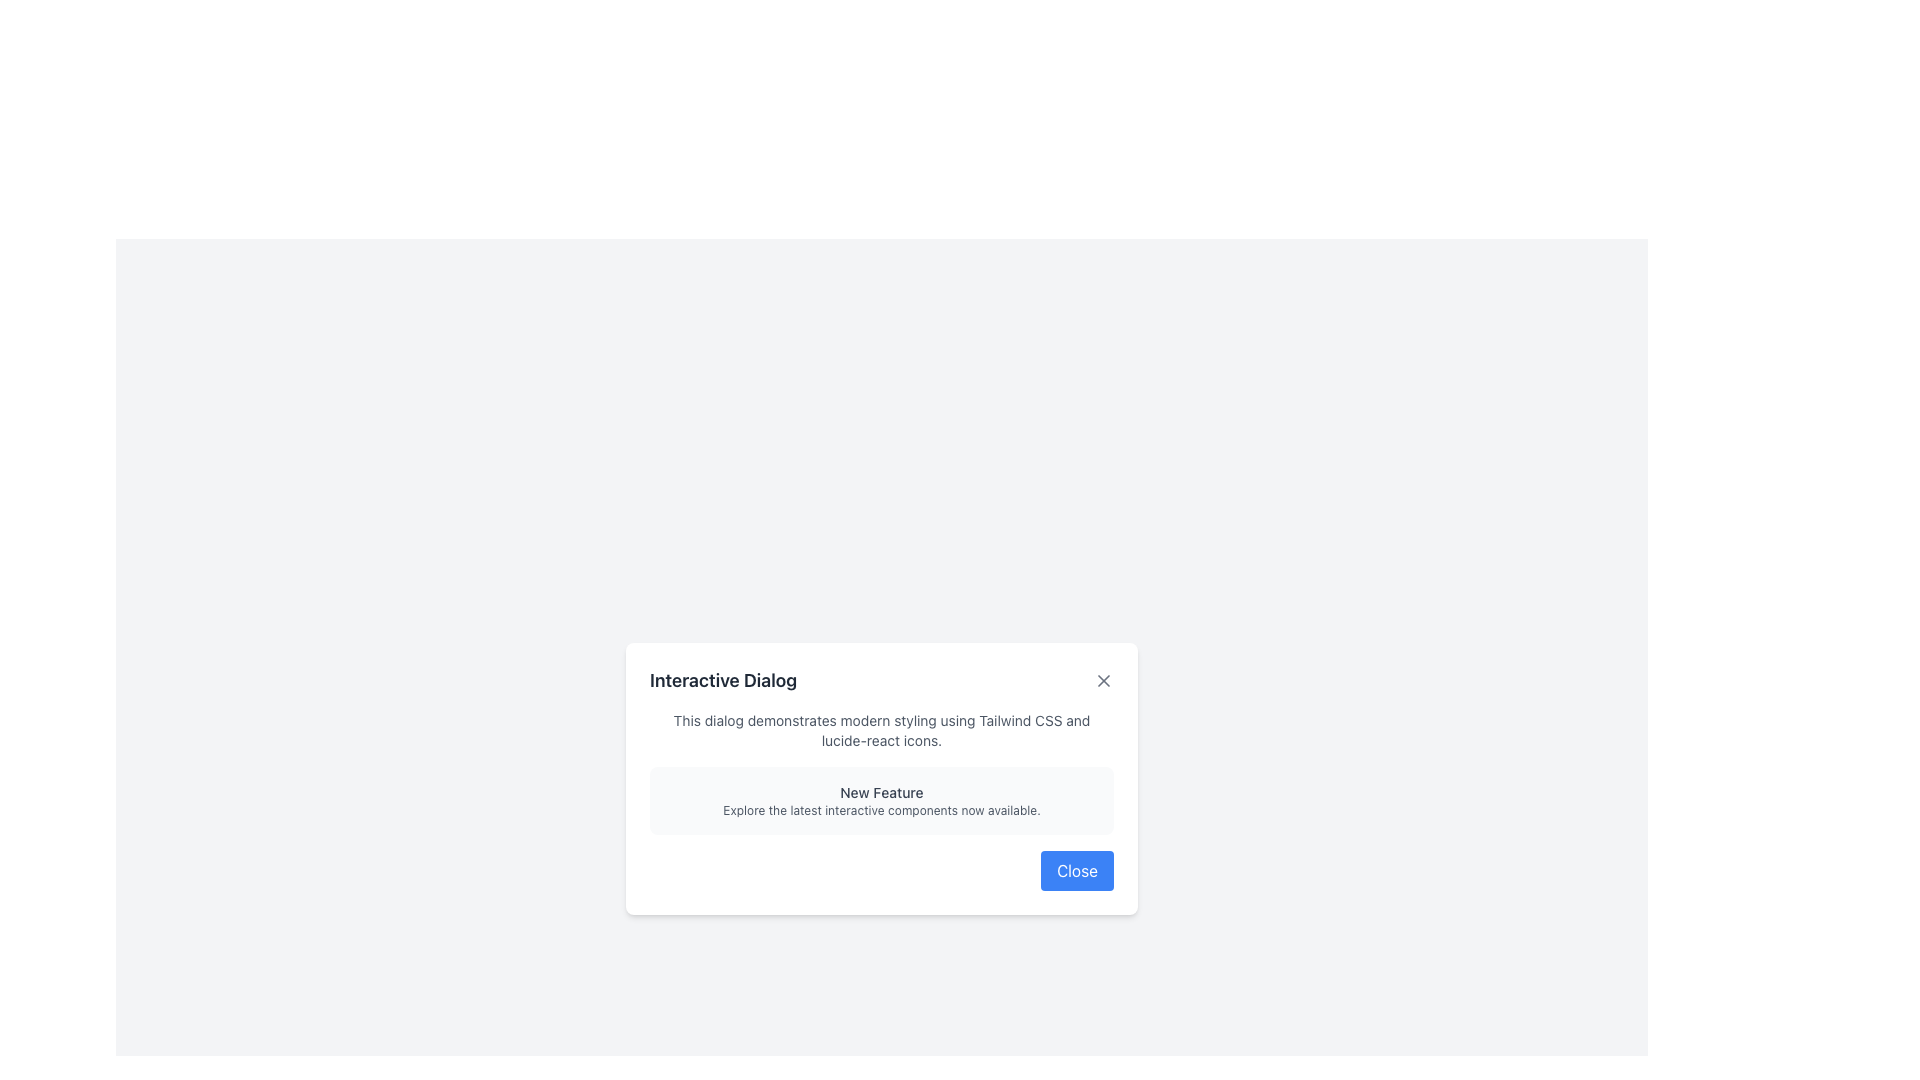 Image resolution: width=1920 pixels, height=1080 pixels. What do you see at coordinates (881, 731) in the screenshot?
I see `the Text Label located beneath the heading 'Interactive Dialog' in the upper part of the dialog box` at bounding box center [881, 731].